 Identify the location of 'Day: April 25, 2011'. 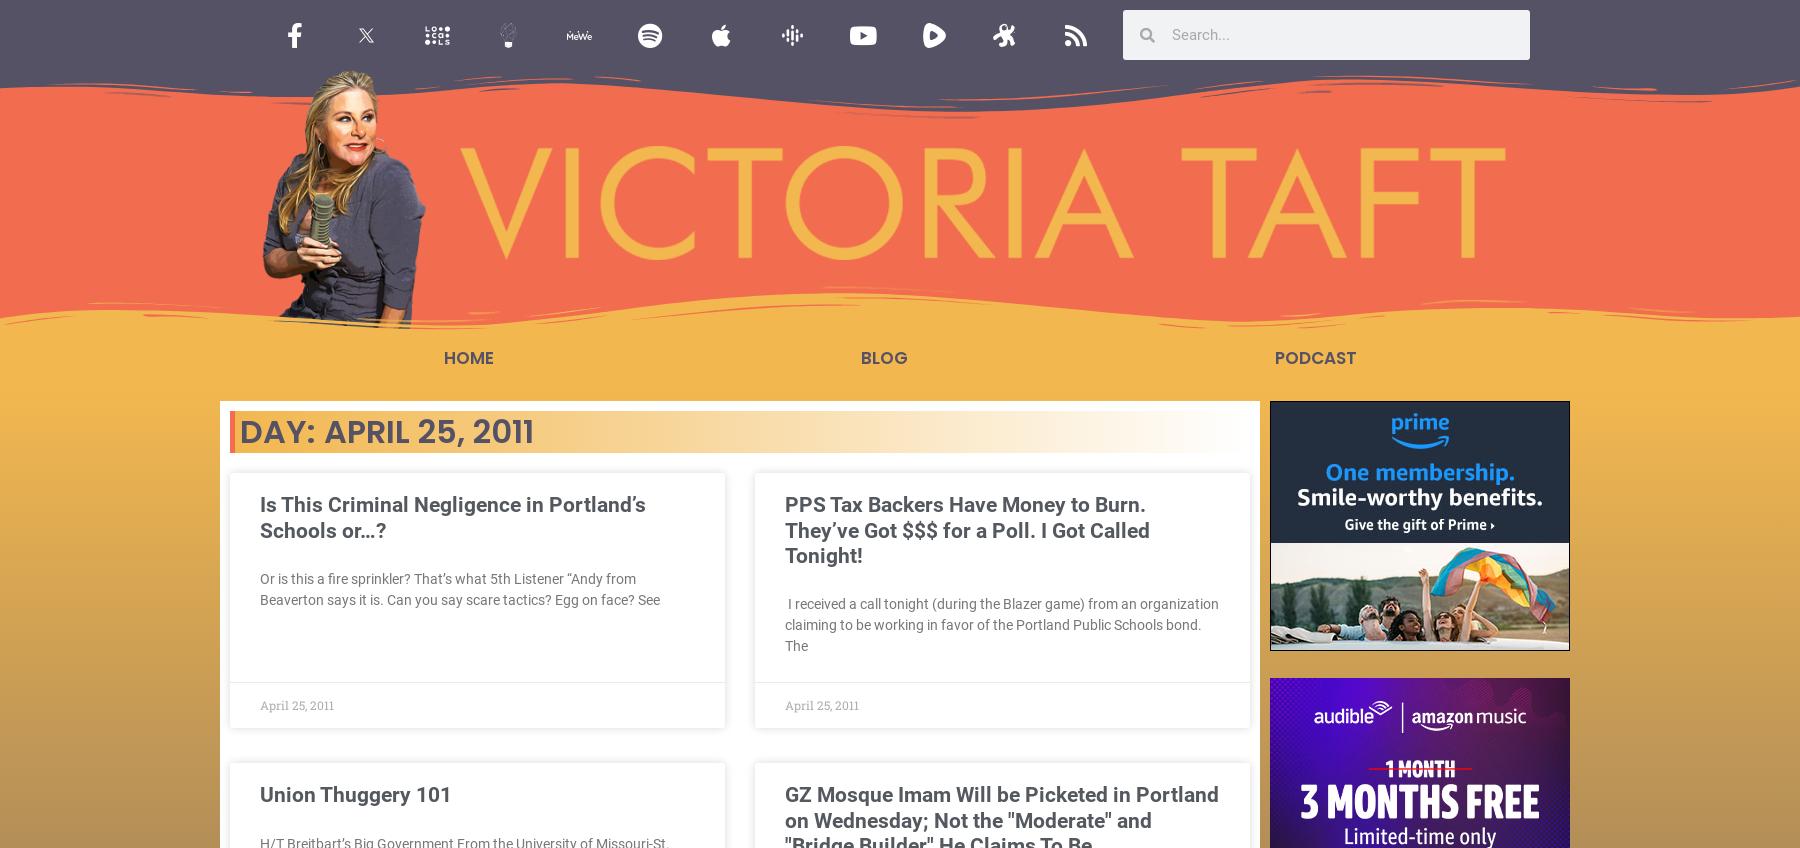
(238, 430).